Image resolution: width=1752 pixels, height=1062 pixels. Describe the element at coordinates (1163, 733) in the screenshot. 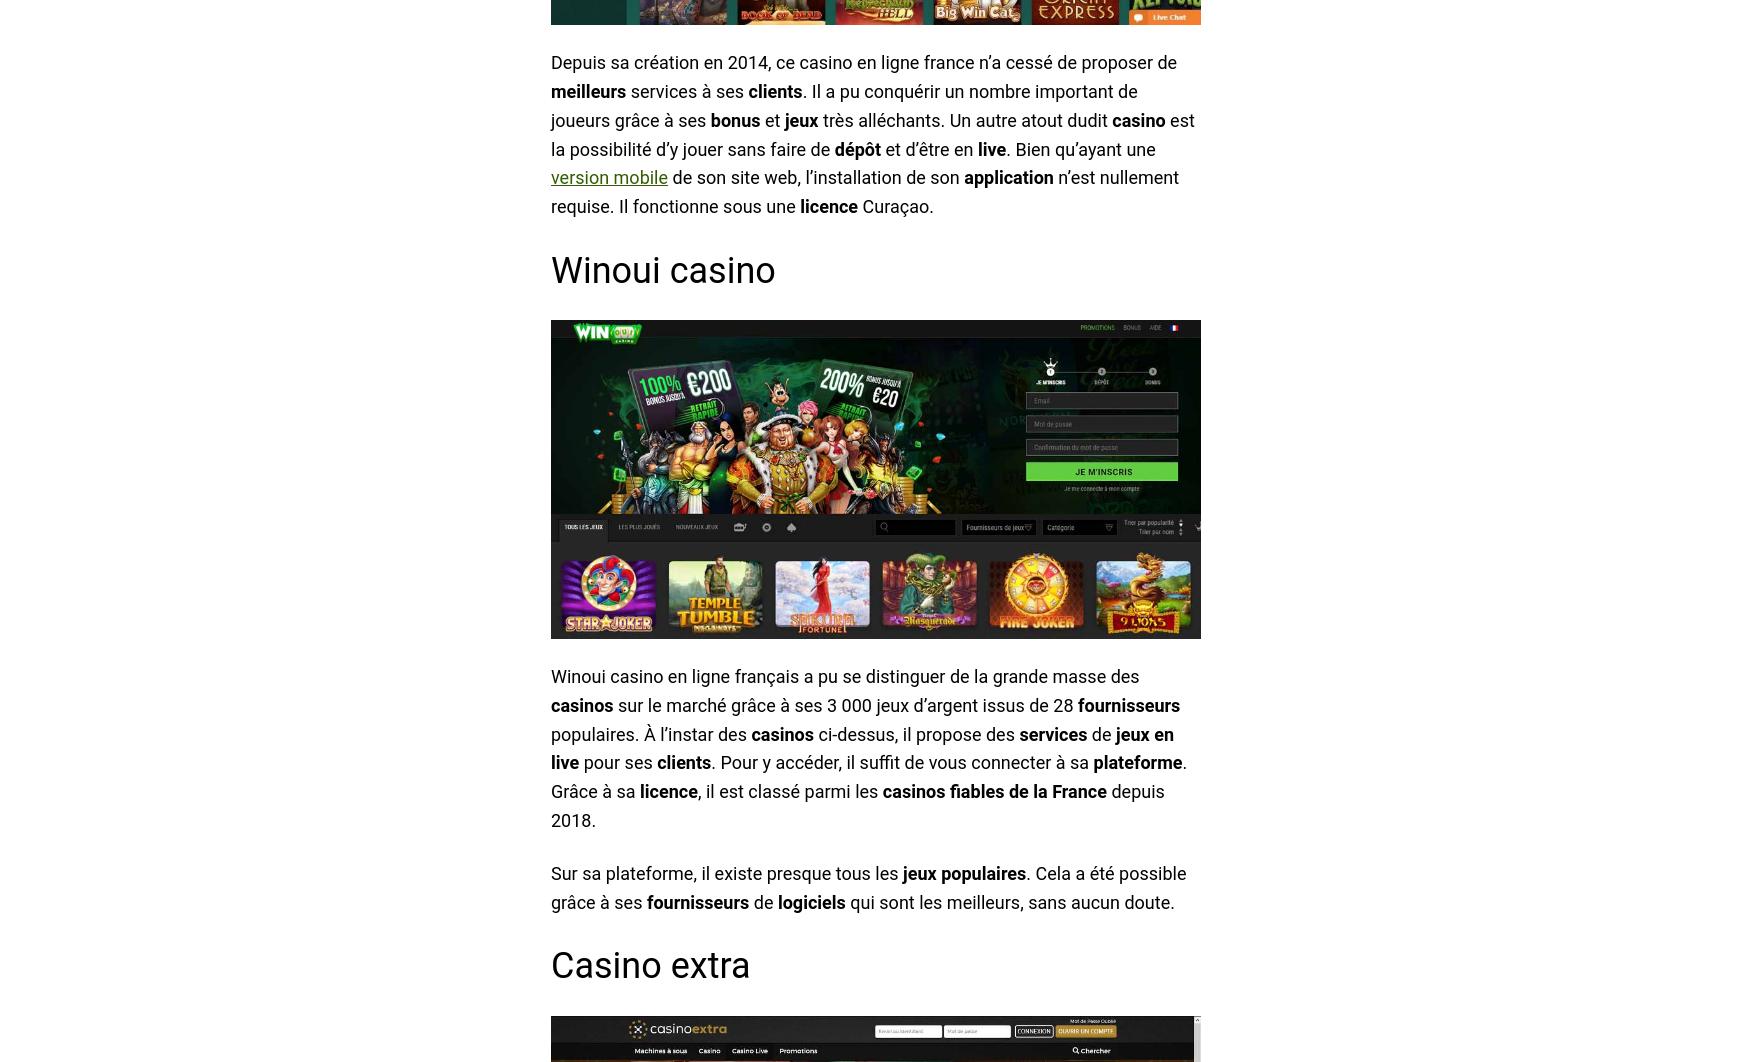

I see `'en'` at that location.